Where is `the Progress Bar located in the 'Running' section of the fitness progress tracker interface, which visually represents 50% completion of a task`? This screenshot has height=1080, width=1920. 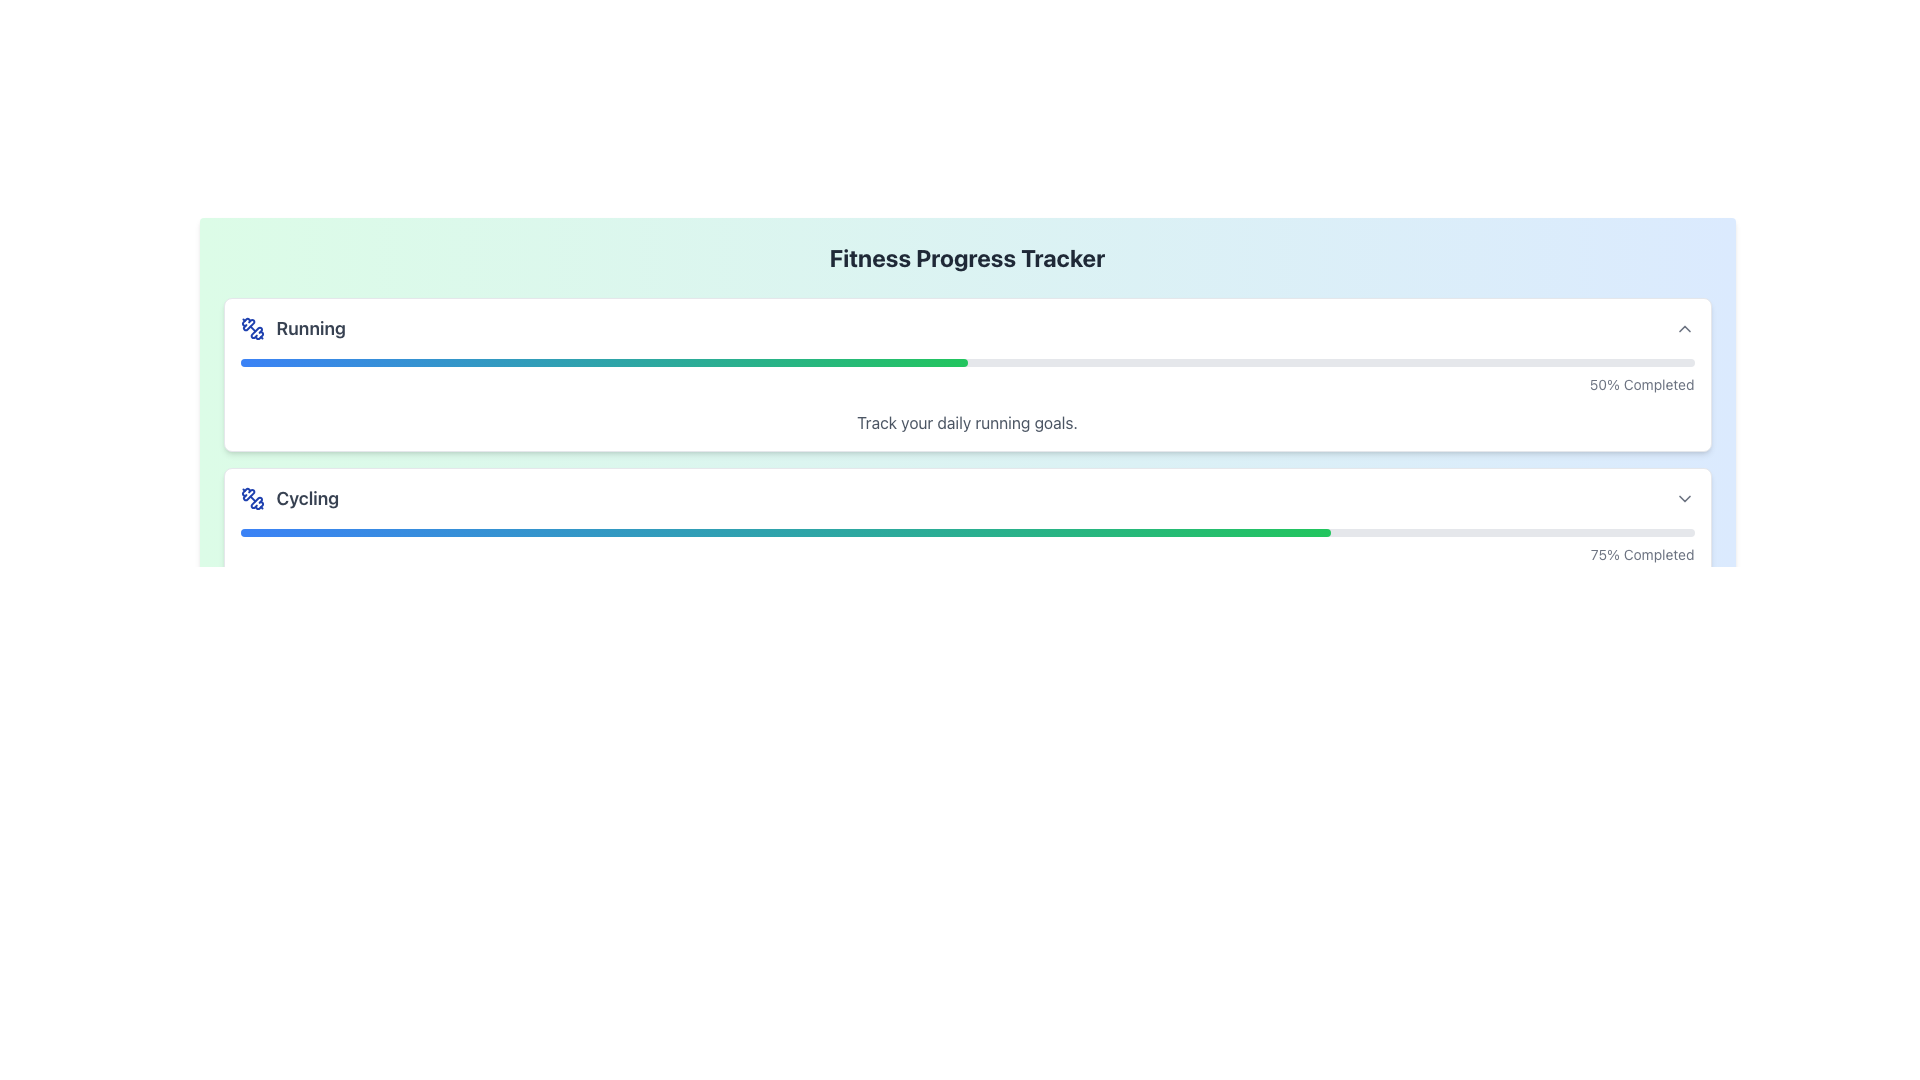
the Progress Bar located in the 'Running' section of the fitness progress tracker interface, which visually represents 50% completion of a task is located at coordinates (967, 362).